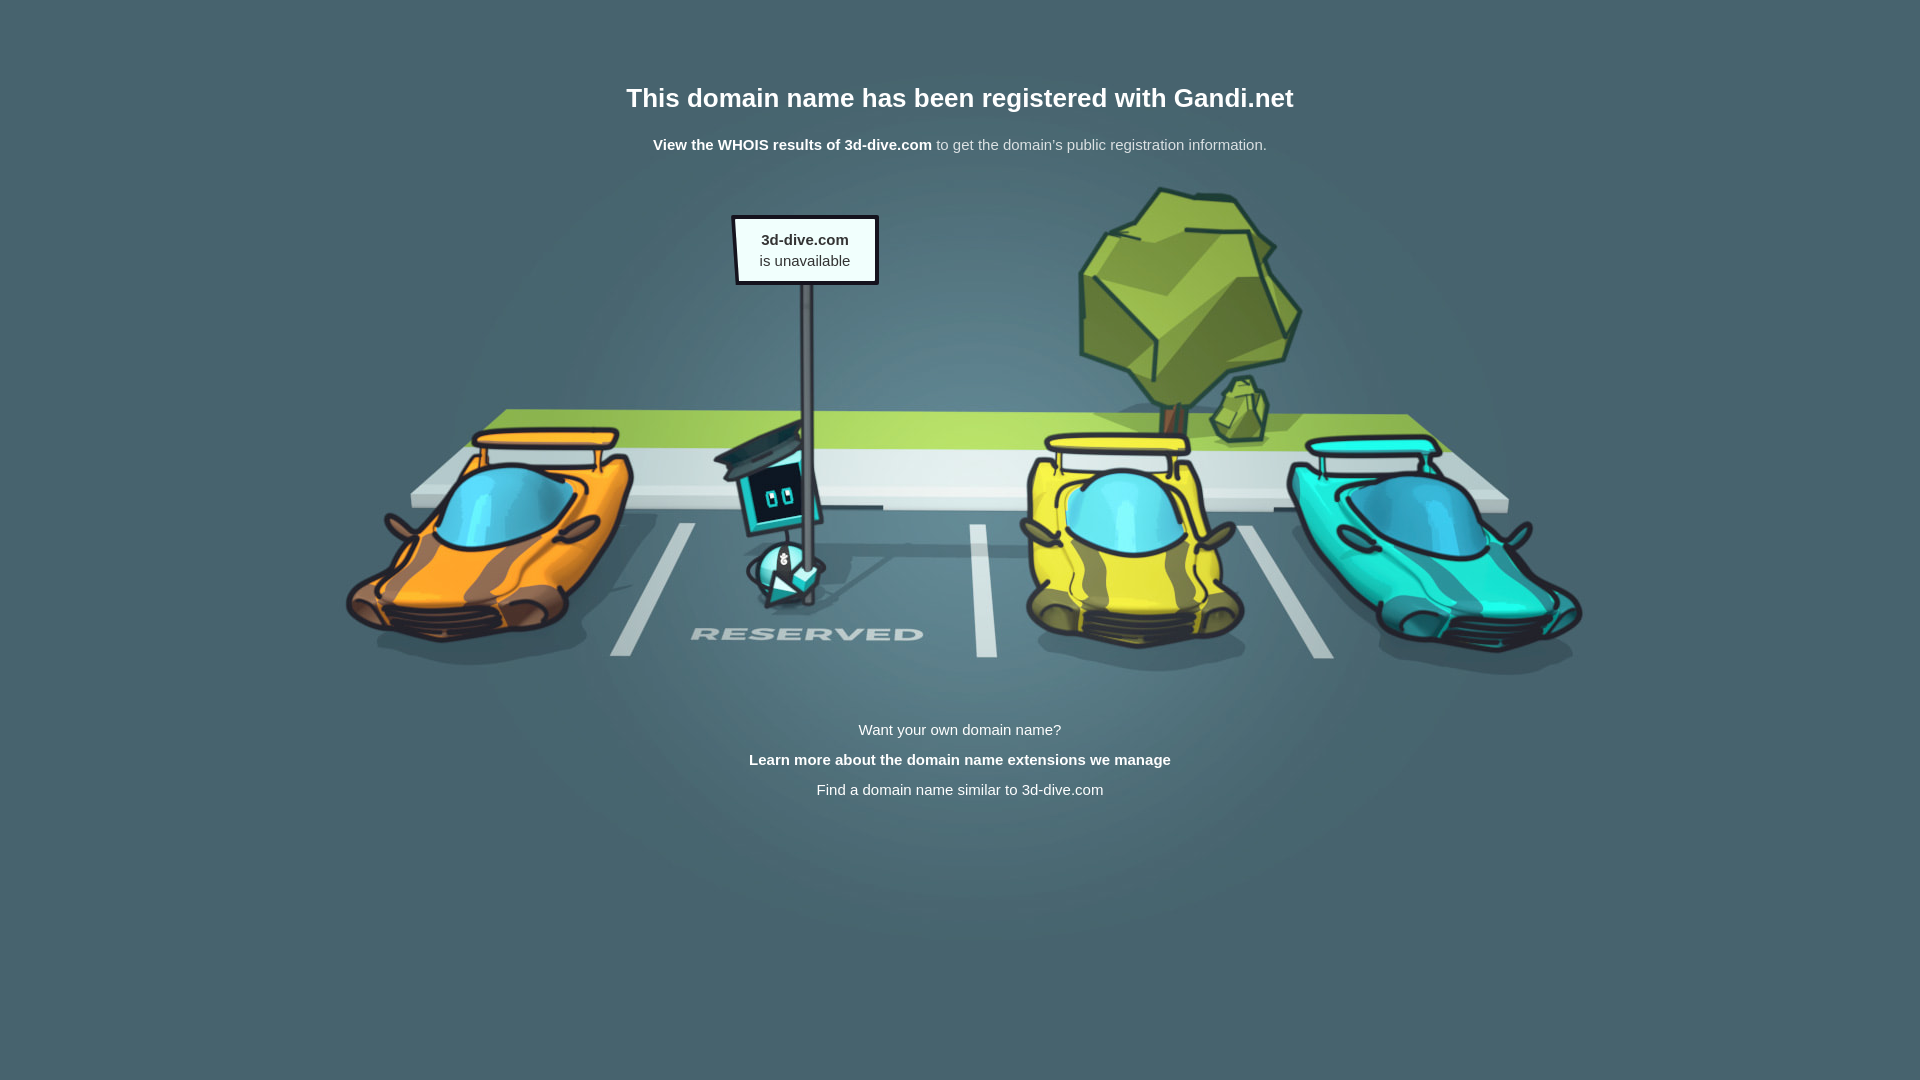 The height and width of the screenshot is (1080, 1920). What do you see at coordinates (791, 143) in the screenshot?
I see `'View the WHOIS results of 3d-dive.com'` at bounding box center [791, 143].